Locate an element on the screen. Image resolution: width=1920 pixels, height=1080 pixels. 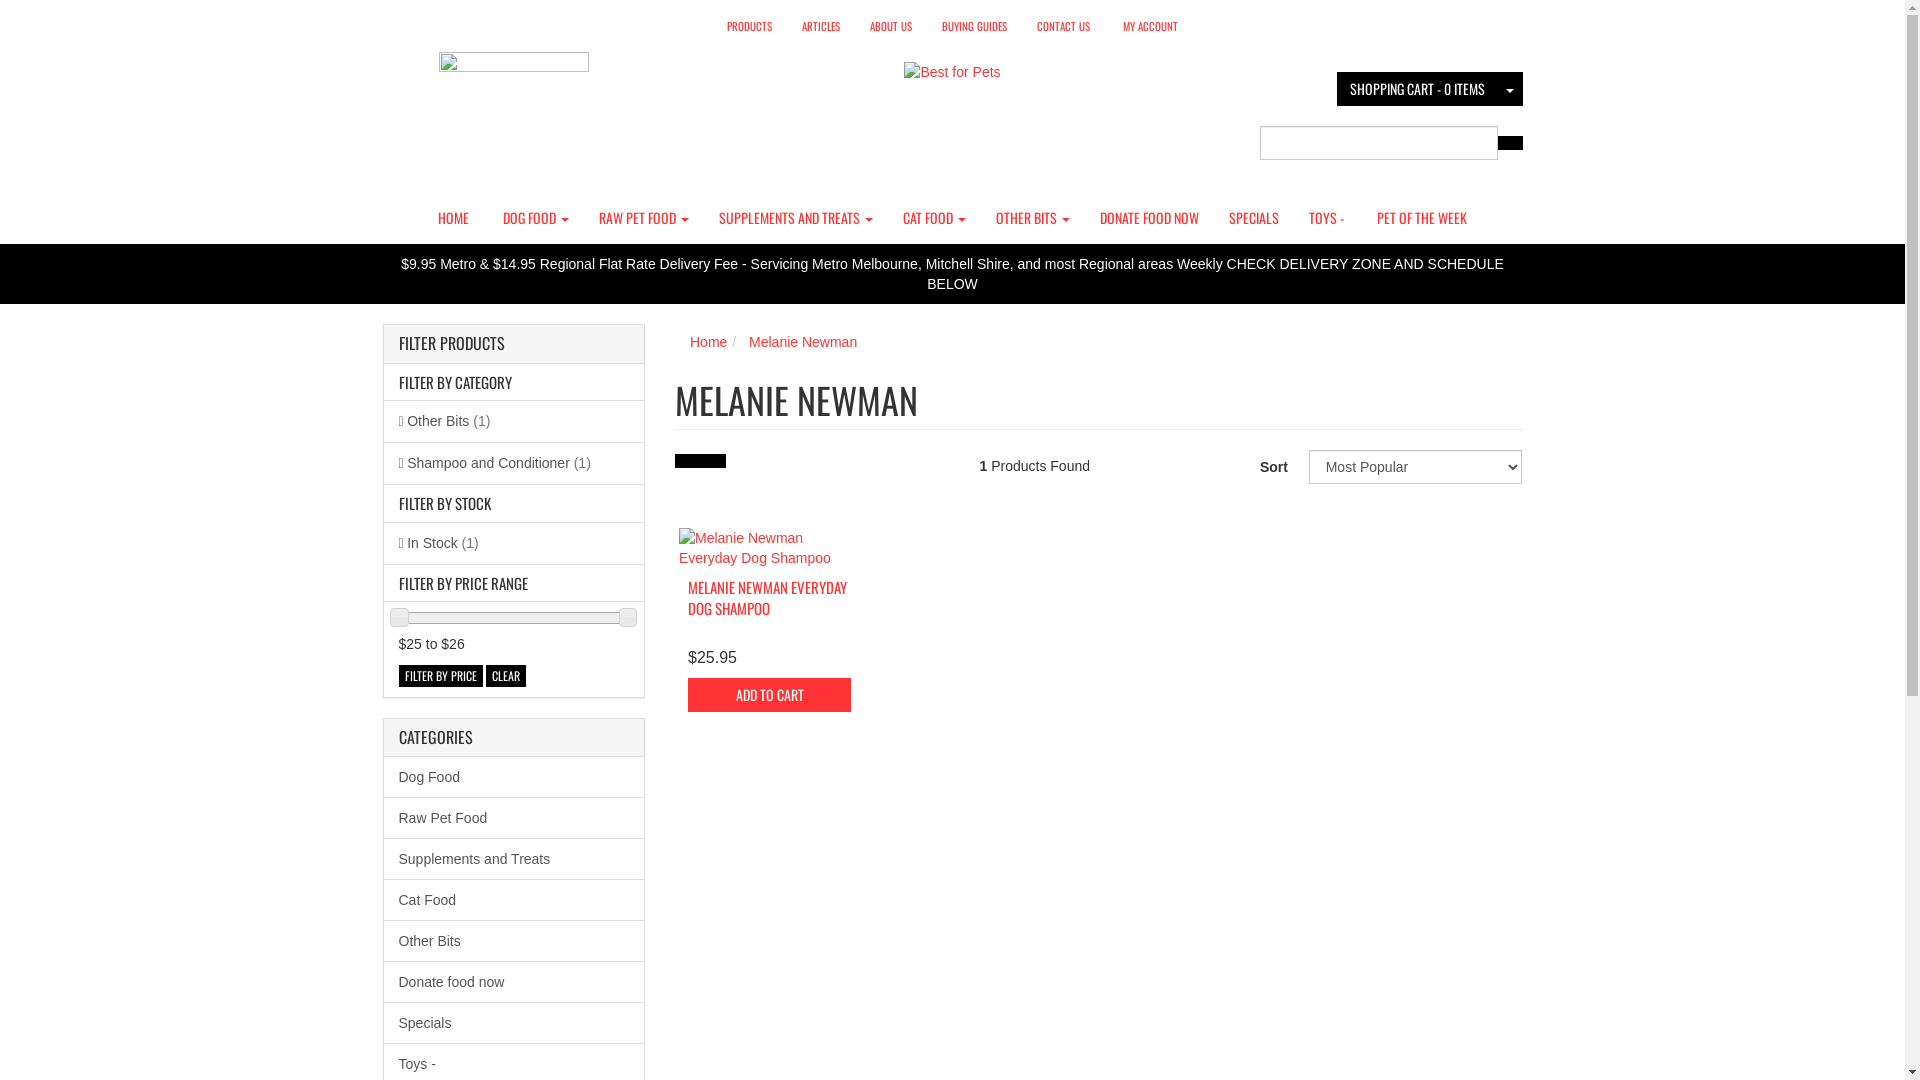
'PRODUCTS' is located at coordinates (711, 26).